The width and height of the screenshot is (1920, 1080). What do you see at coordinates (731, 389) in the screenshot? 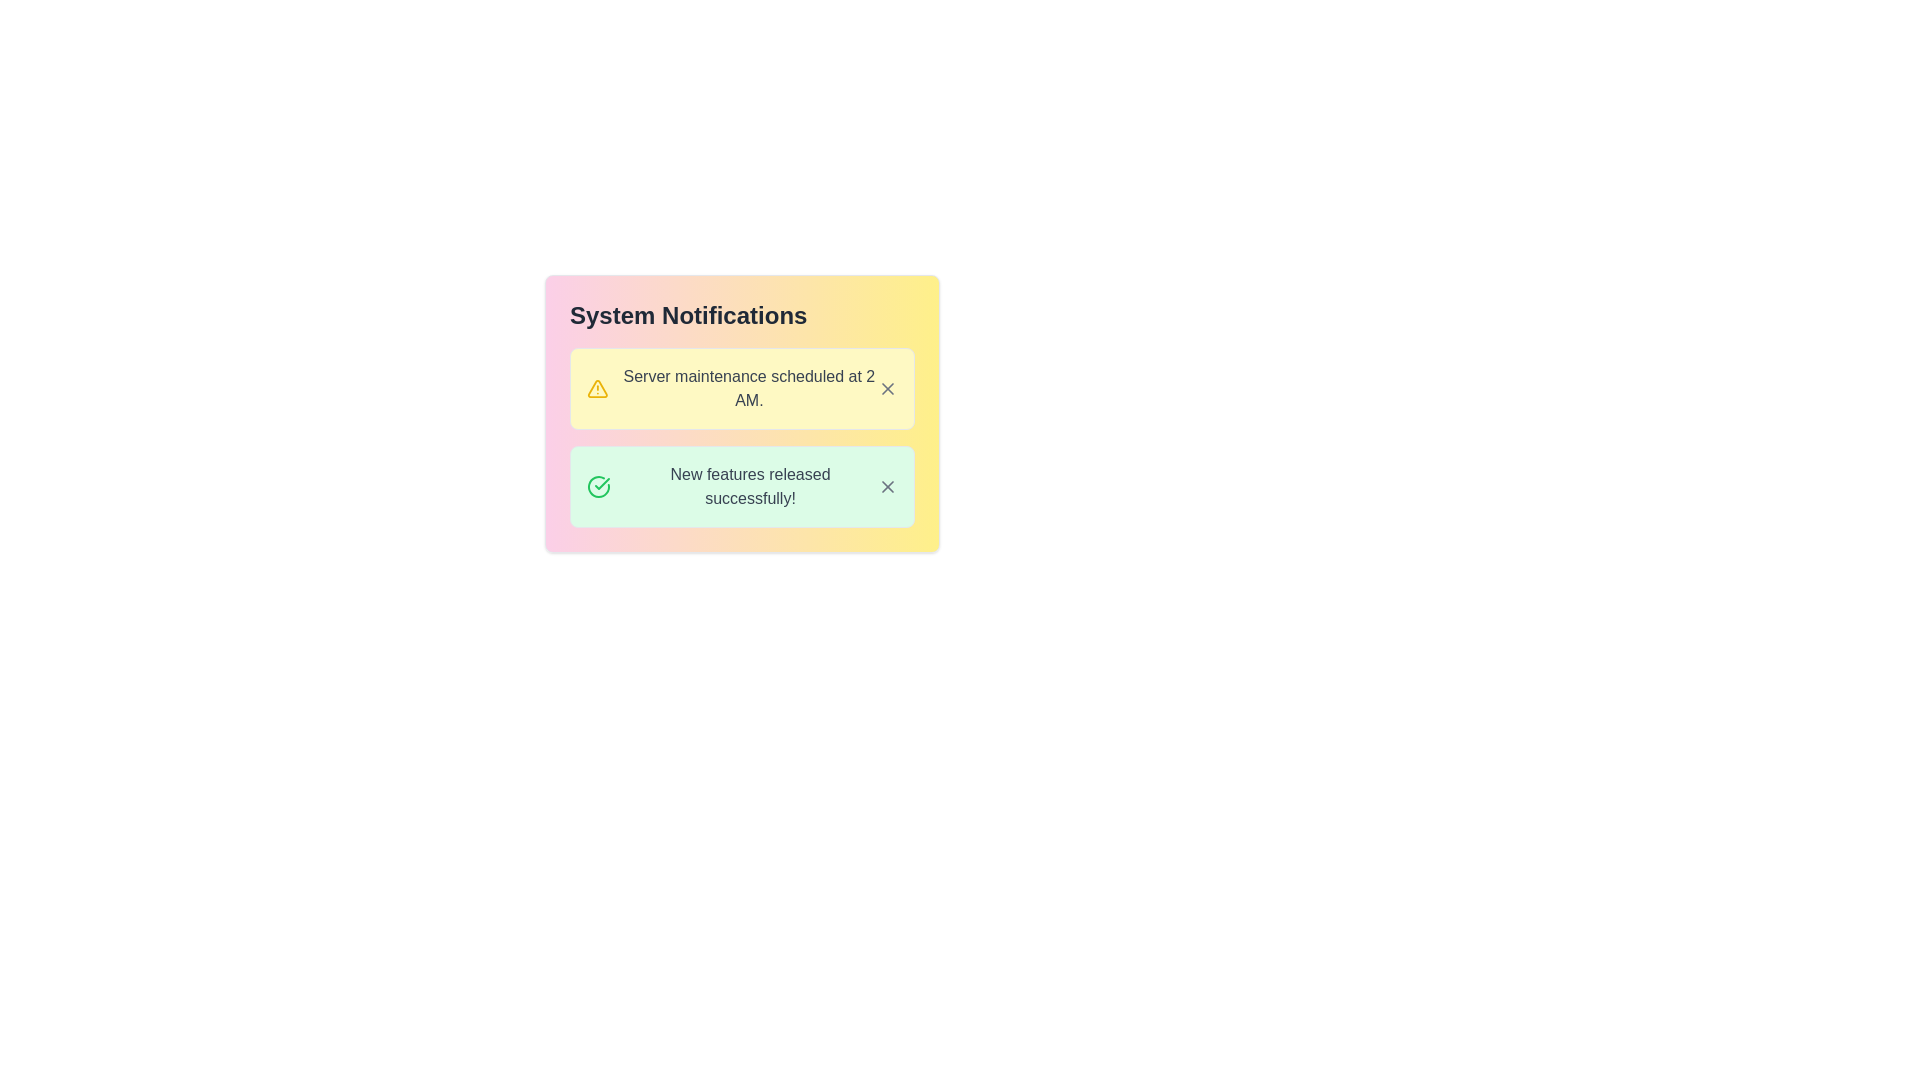
I see `the non-interactive text display that informs users about the scheduled server maintenance event at 2 AM, which is located in the second row of the yellow notification box` at bounding box center [731, 389].